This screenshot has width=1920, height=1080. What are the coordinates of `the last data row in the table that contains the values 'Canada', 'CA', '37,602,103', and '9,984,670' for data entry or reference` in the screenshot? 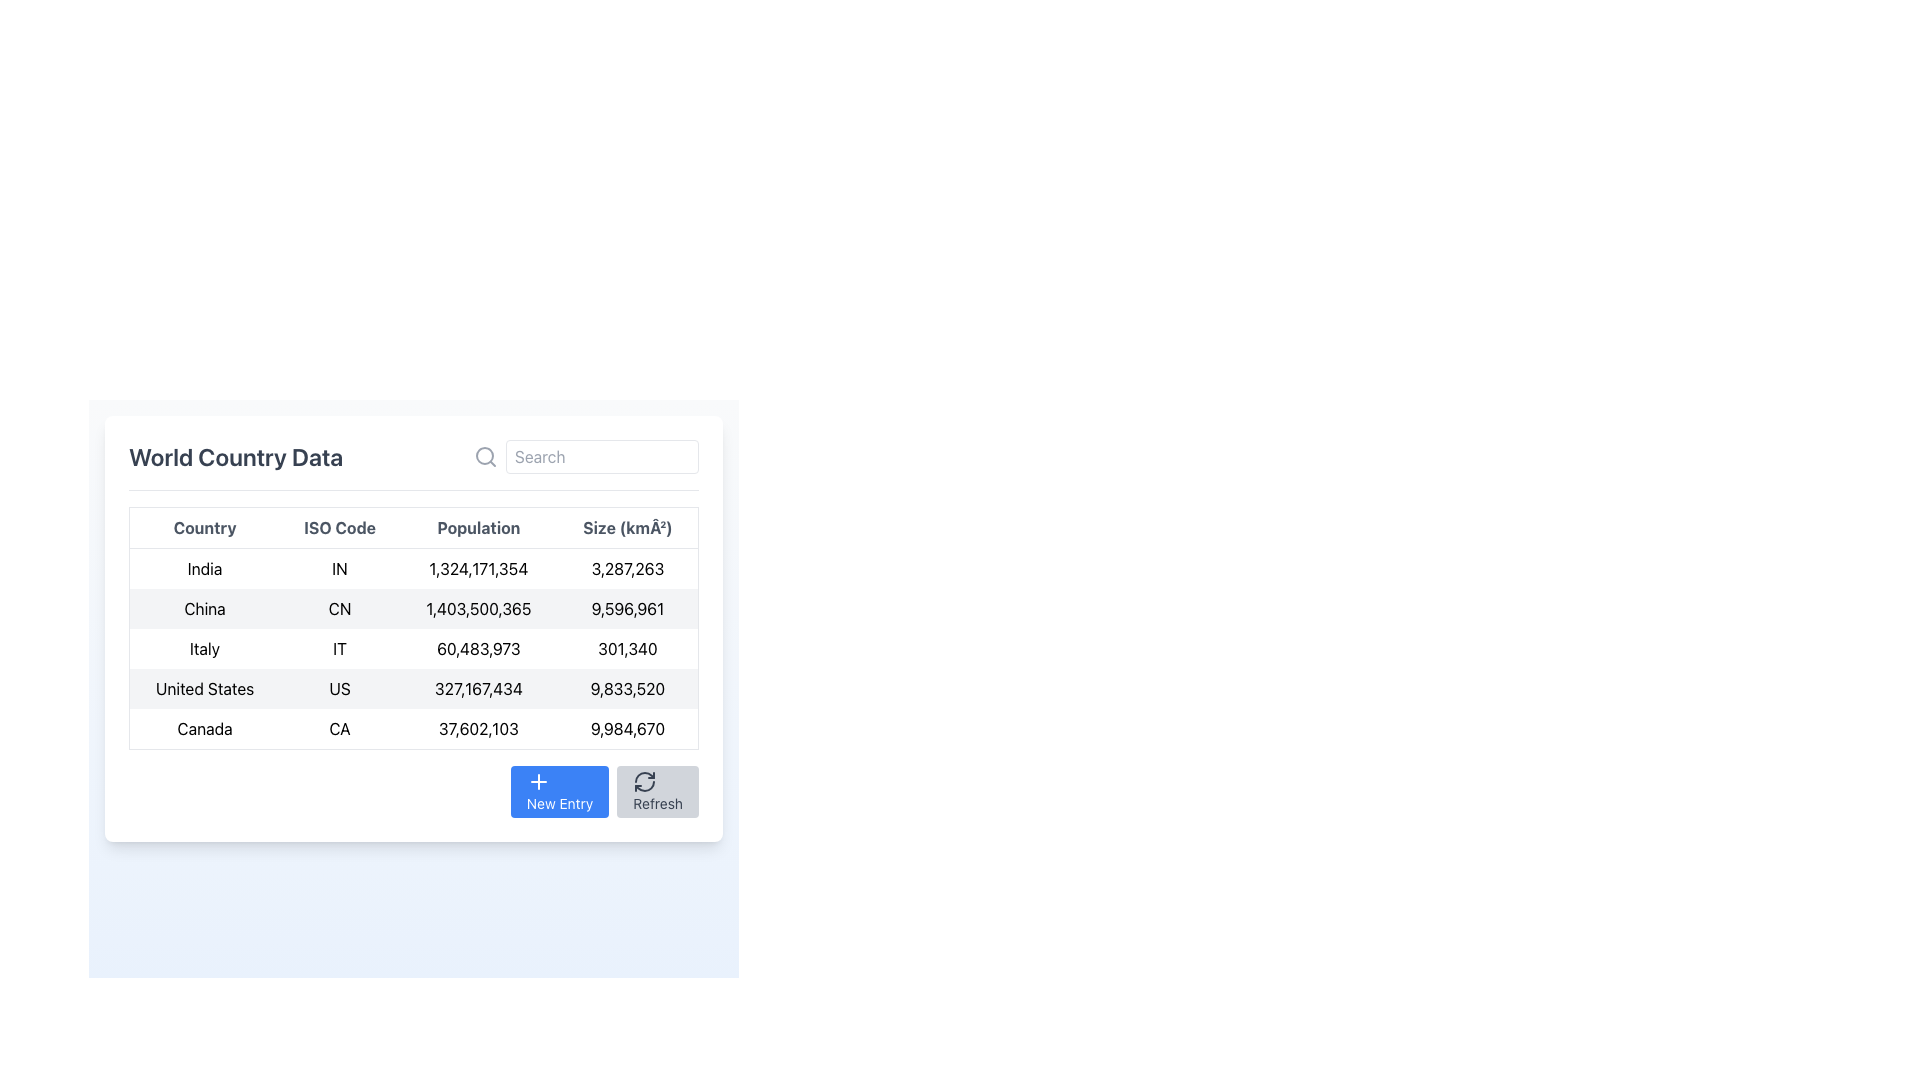 It's located at (412, 729).